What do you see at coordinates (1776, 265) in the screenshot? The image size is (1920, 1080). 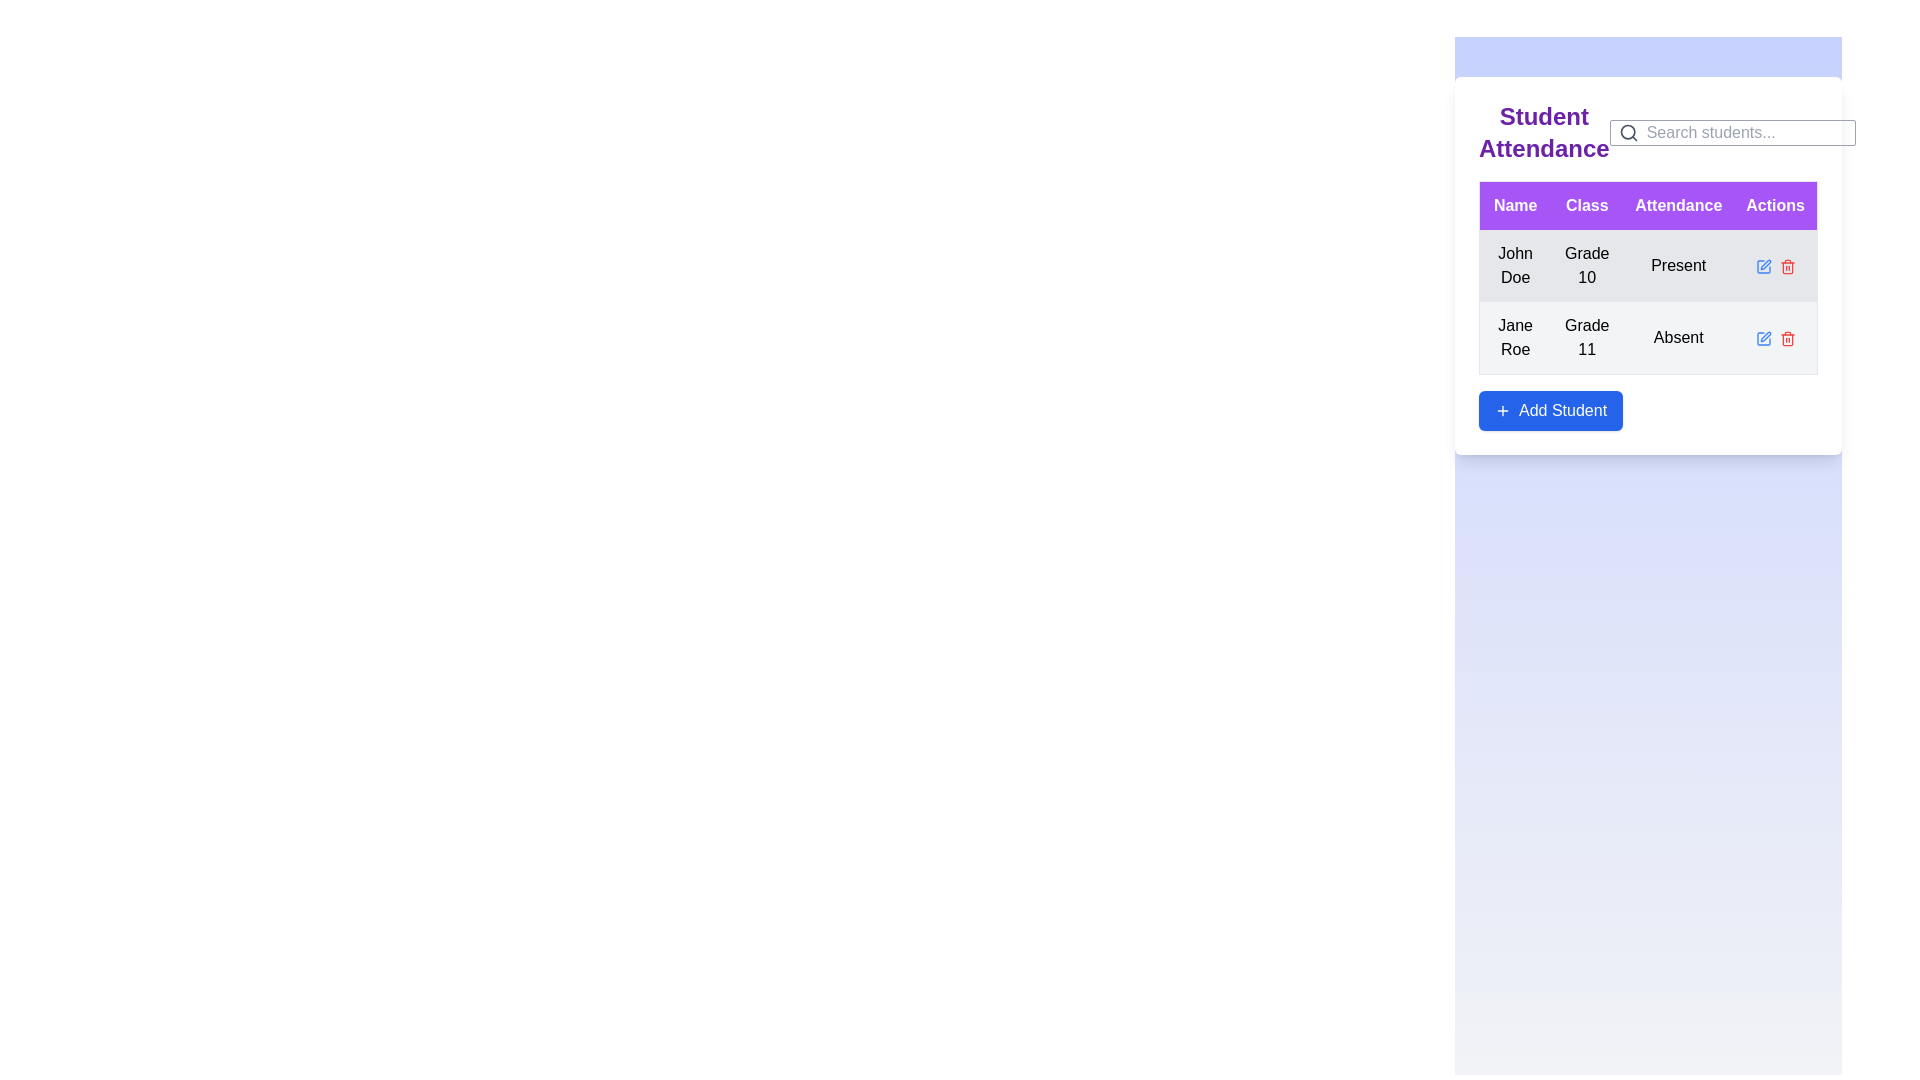 I see `the delete icon in the Actions column of the first row` at bounding box center [1776, 265].